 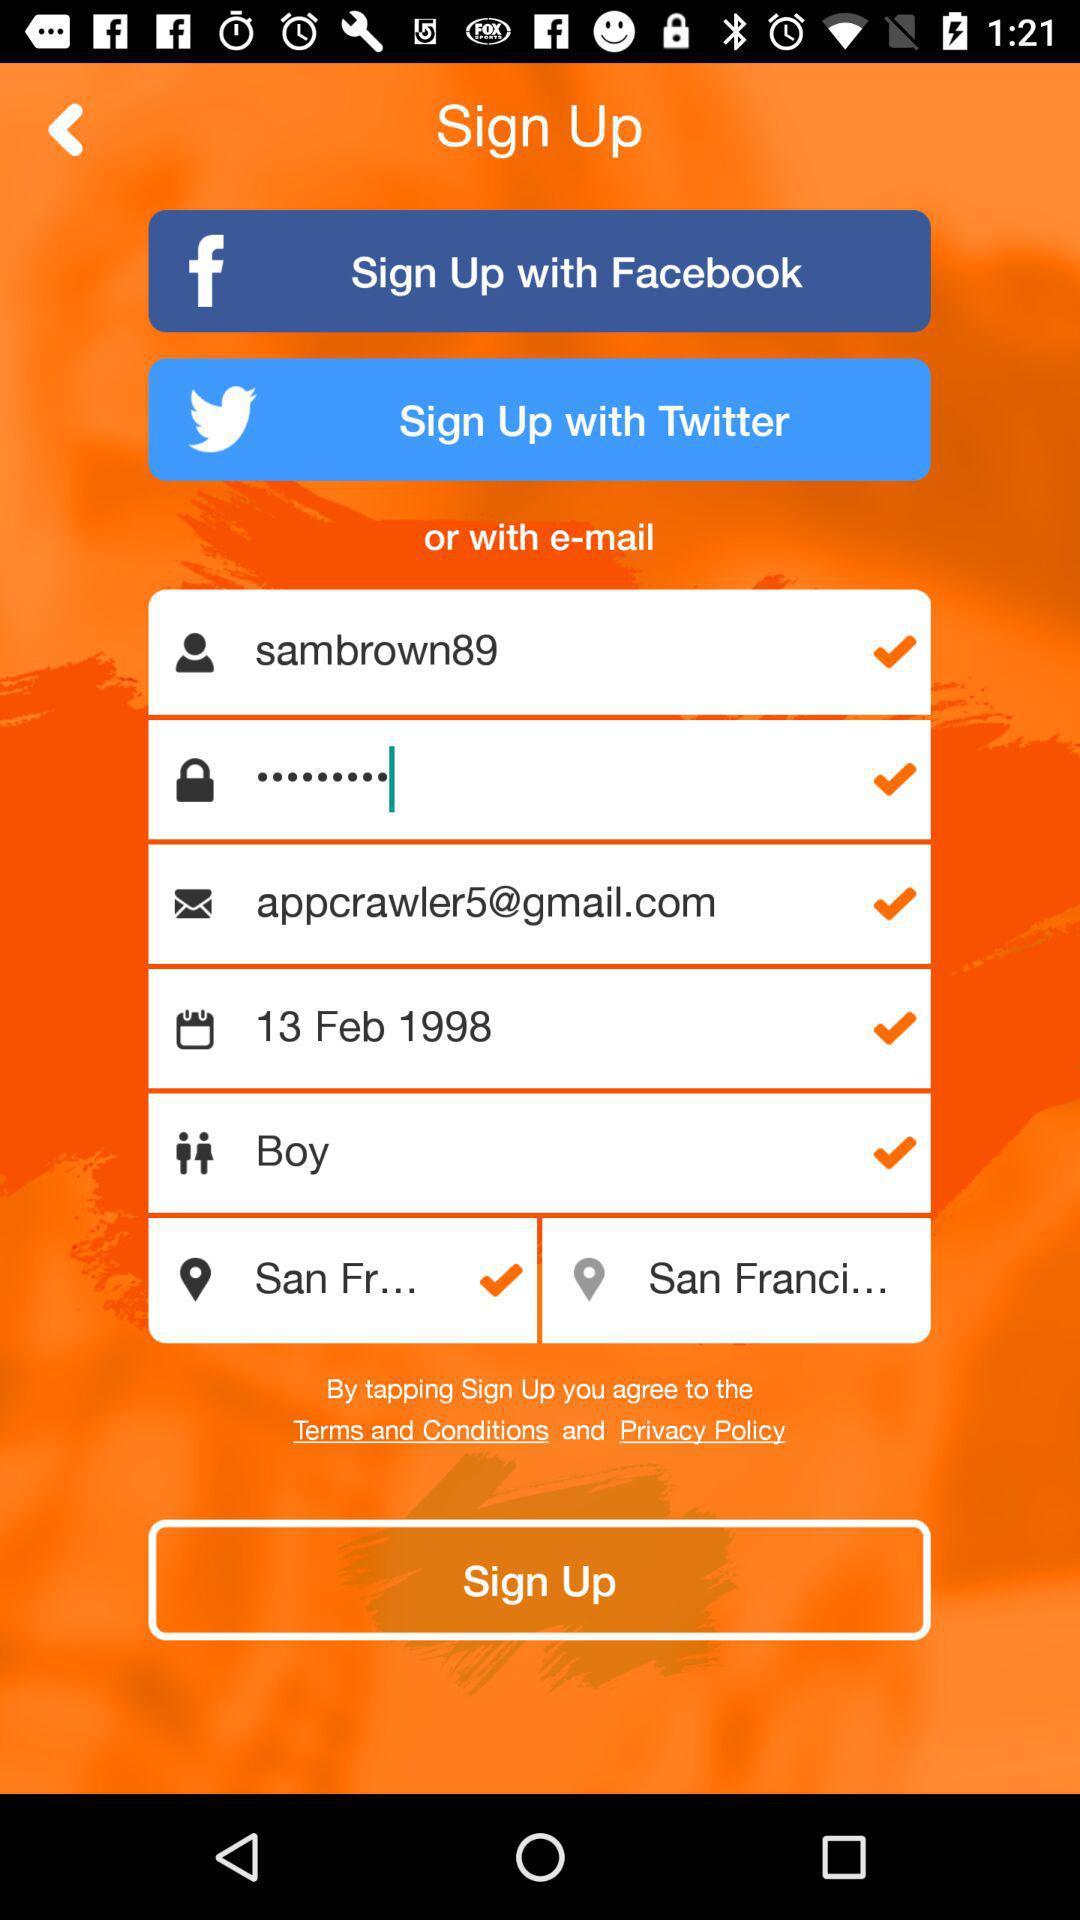 What do you see at coordinates (65, 128) in the screenshot?
I see `go back` at bounding box center [65, 128].